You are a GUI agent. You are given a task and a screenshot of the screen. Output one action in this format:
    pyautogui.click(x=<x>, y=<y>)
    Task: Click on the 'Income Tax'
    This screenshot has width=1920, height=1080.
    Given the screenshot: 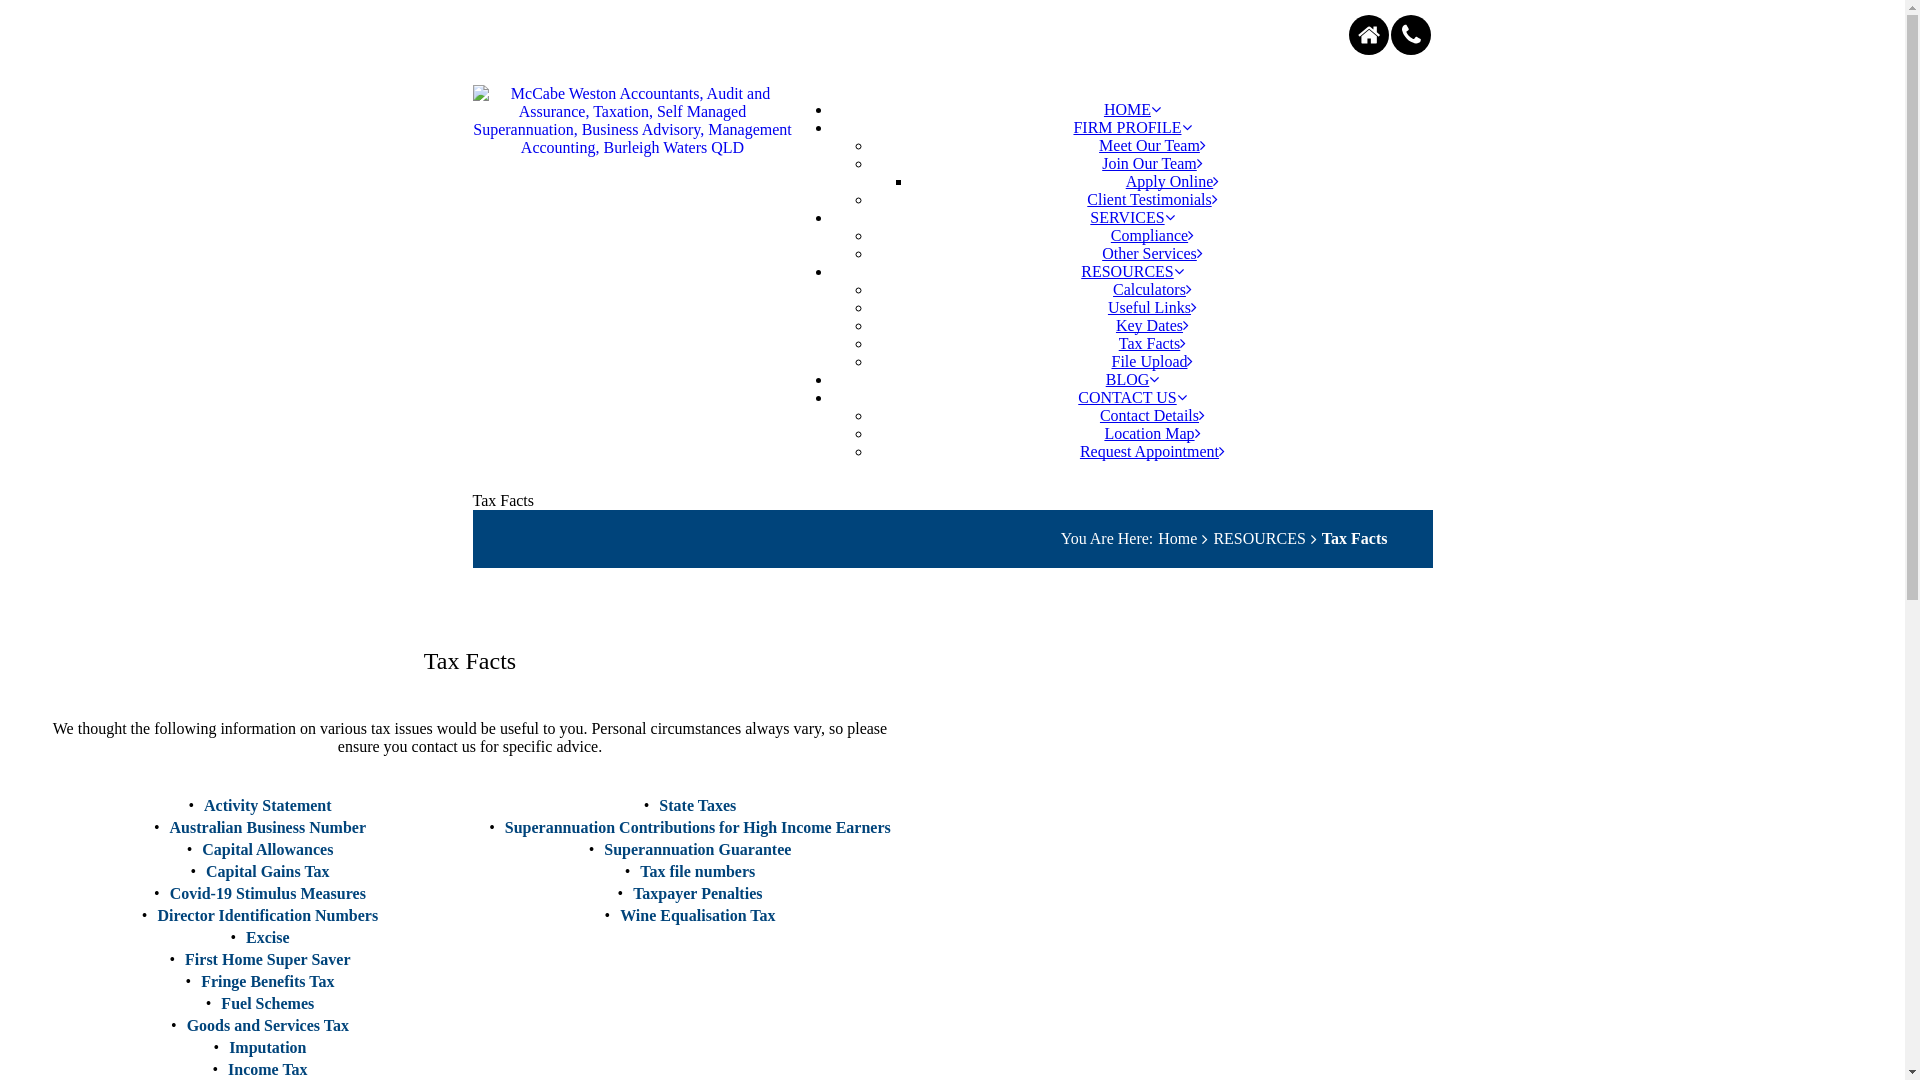 What is the action you would take?
    pyautogui.click(x=267, y=1068)
    